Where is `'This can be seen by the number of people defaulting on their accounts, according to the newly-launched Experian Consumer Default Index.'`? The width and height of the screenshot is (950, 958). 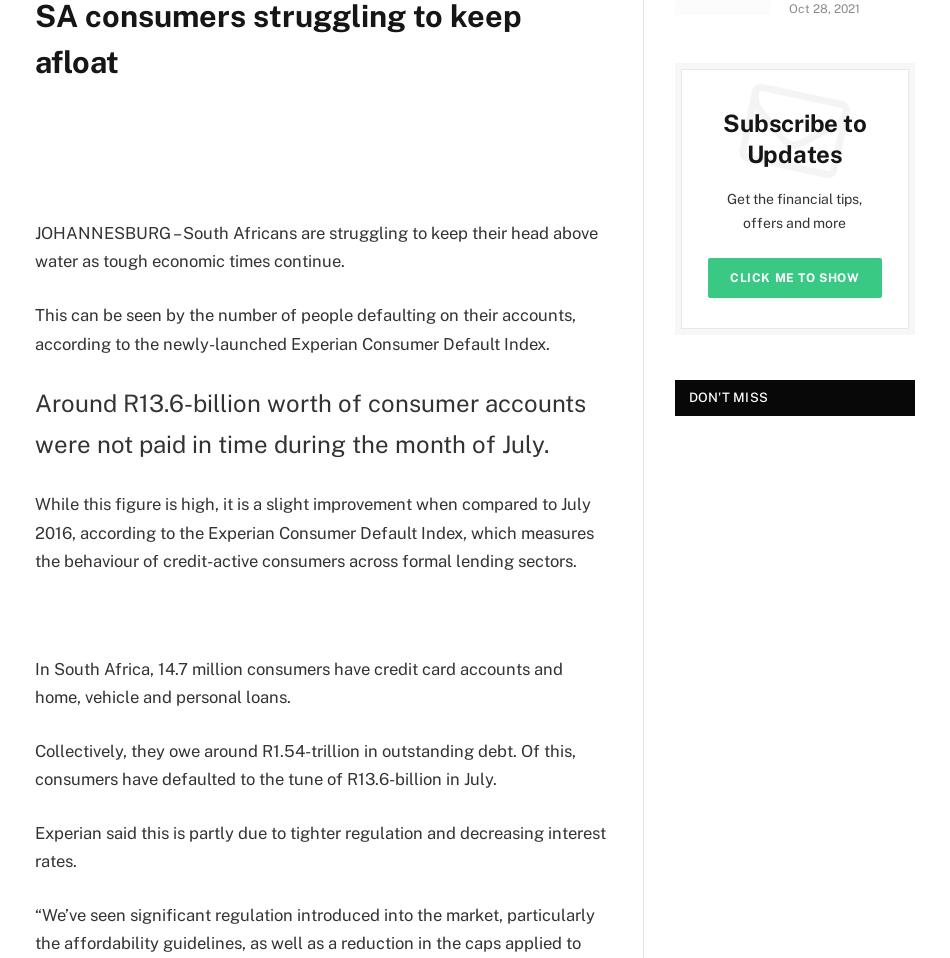
'This can be seen by the number of people defaulting on their accounts, according to the newly-launched Experian Consumer Default Index.' is located at coordinates (304, 327).